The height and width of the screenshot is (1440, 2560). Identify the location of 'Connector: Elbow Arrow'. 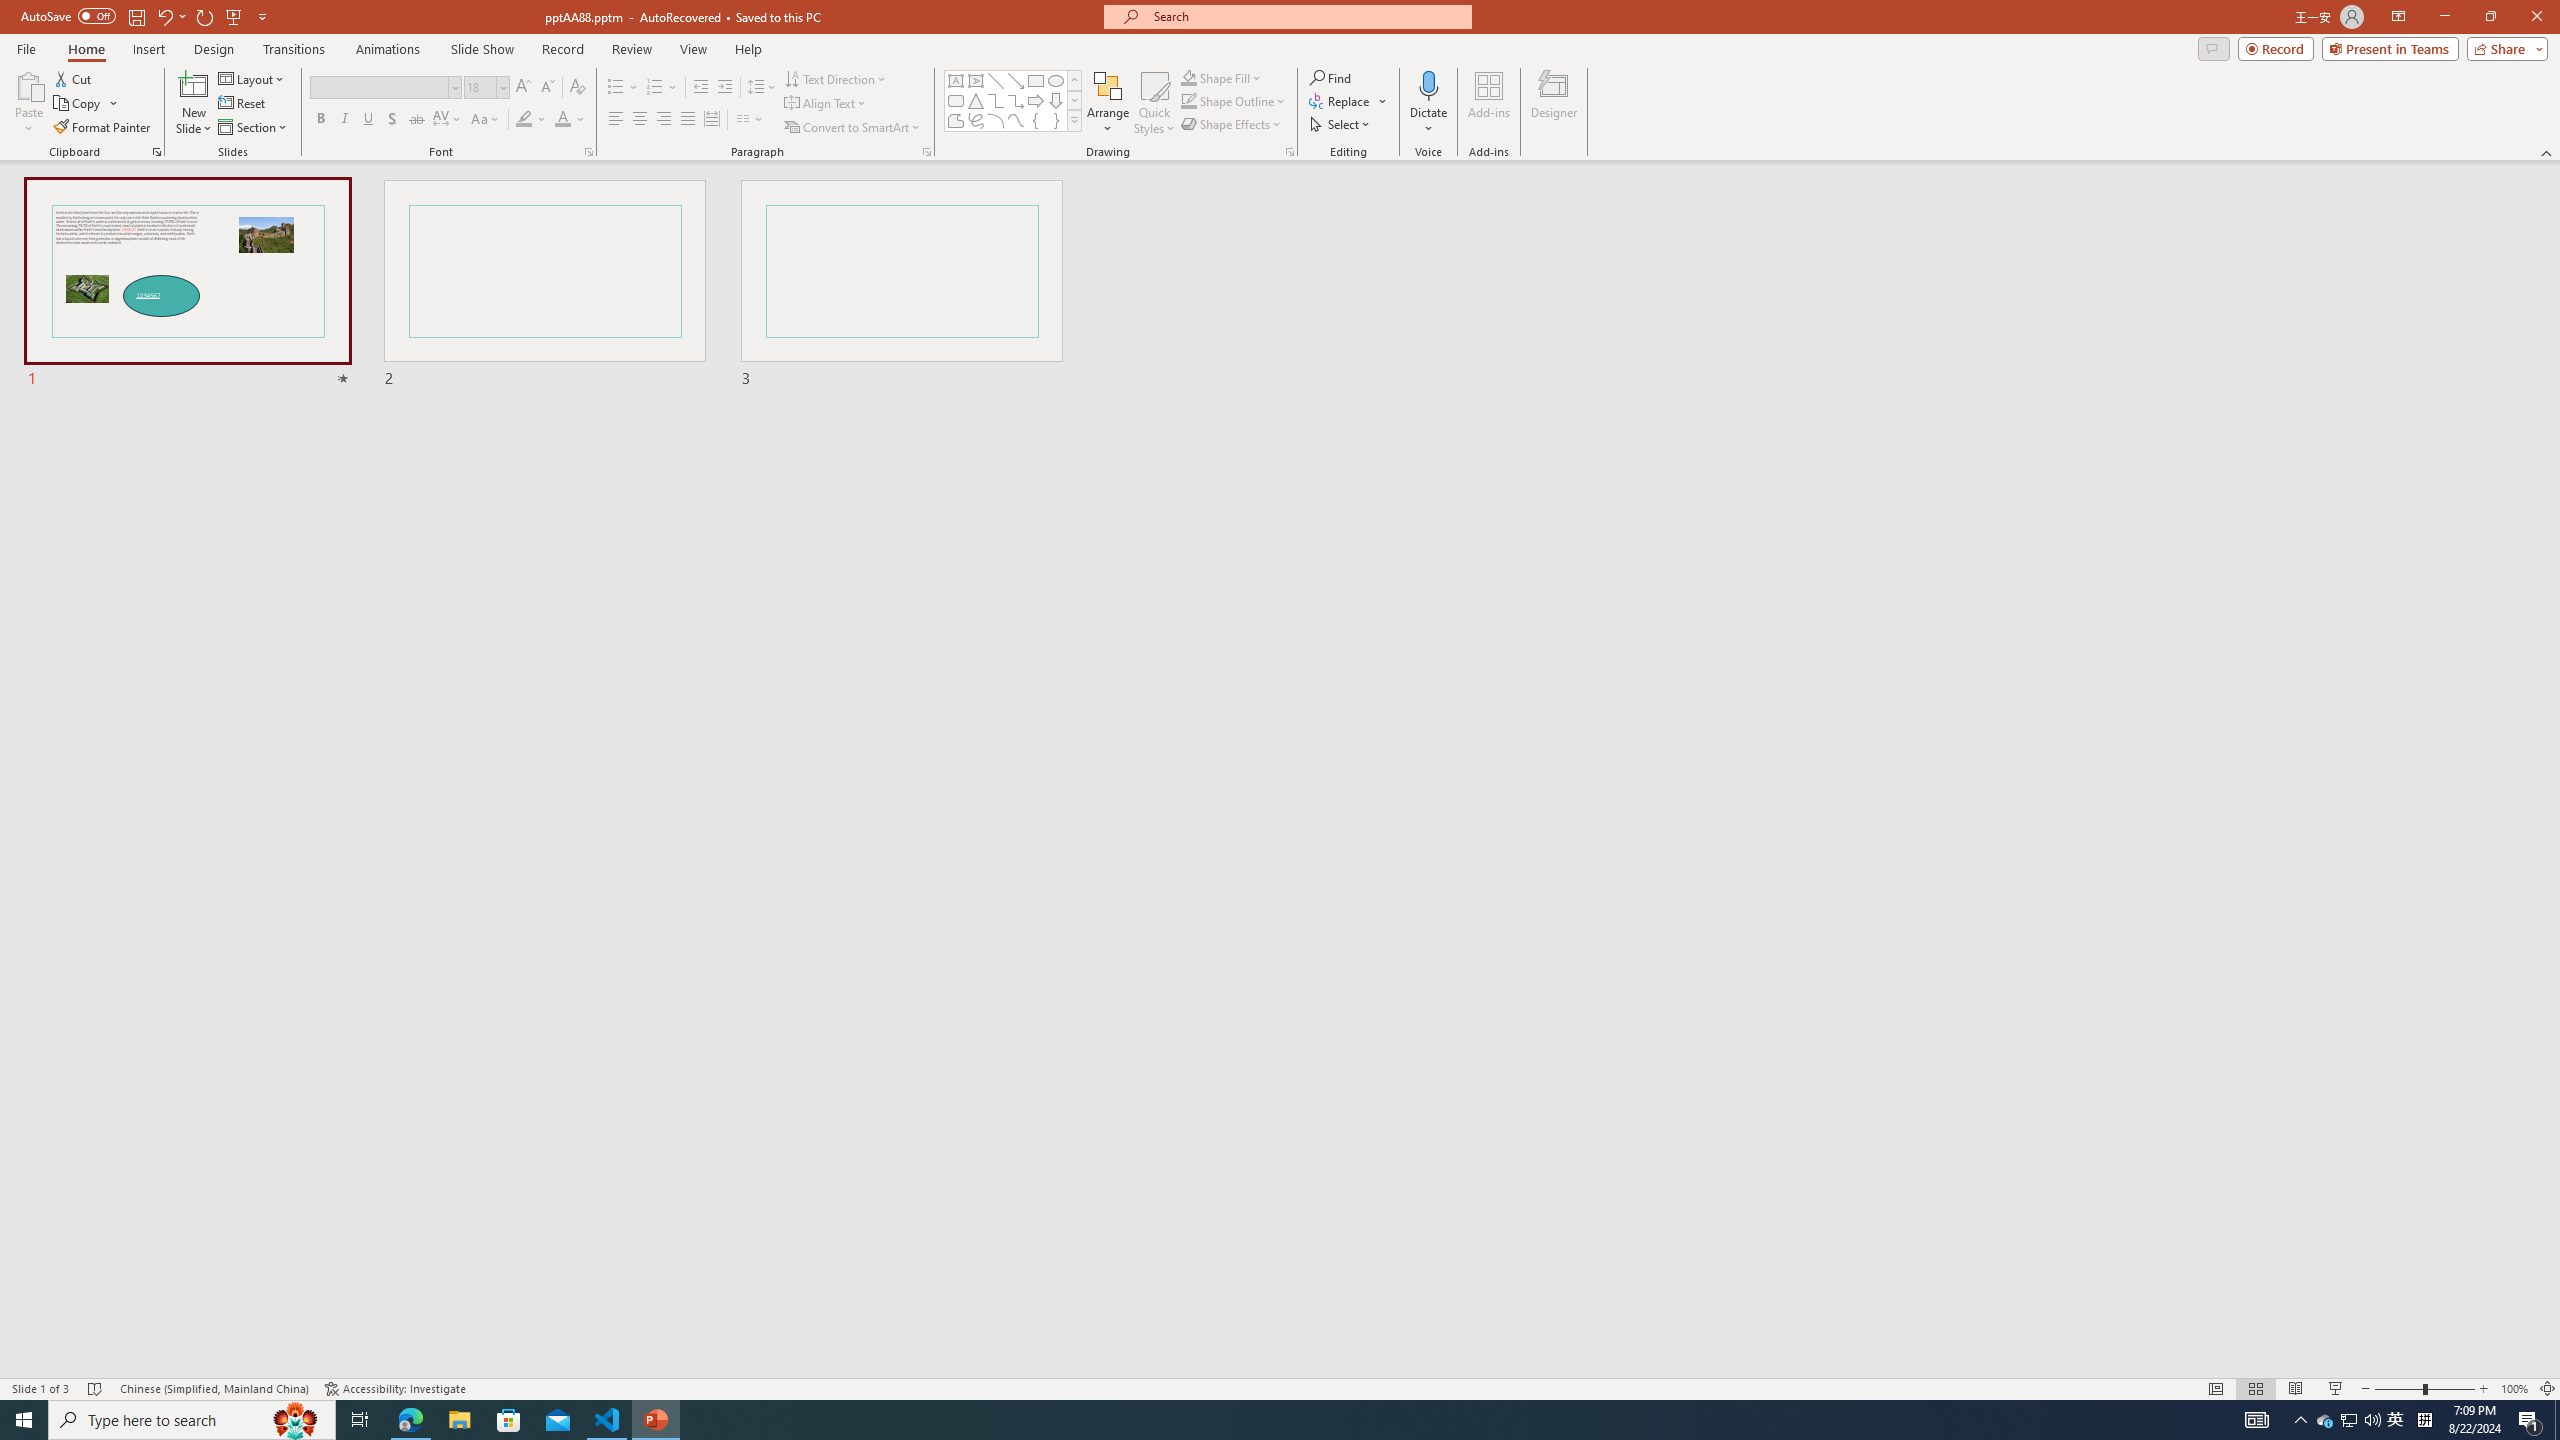
(1015, 99).